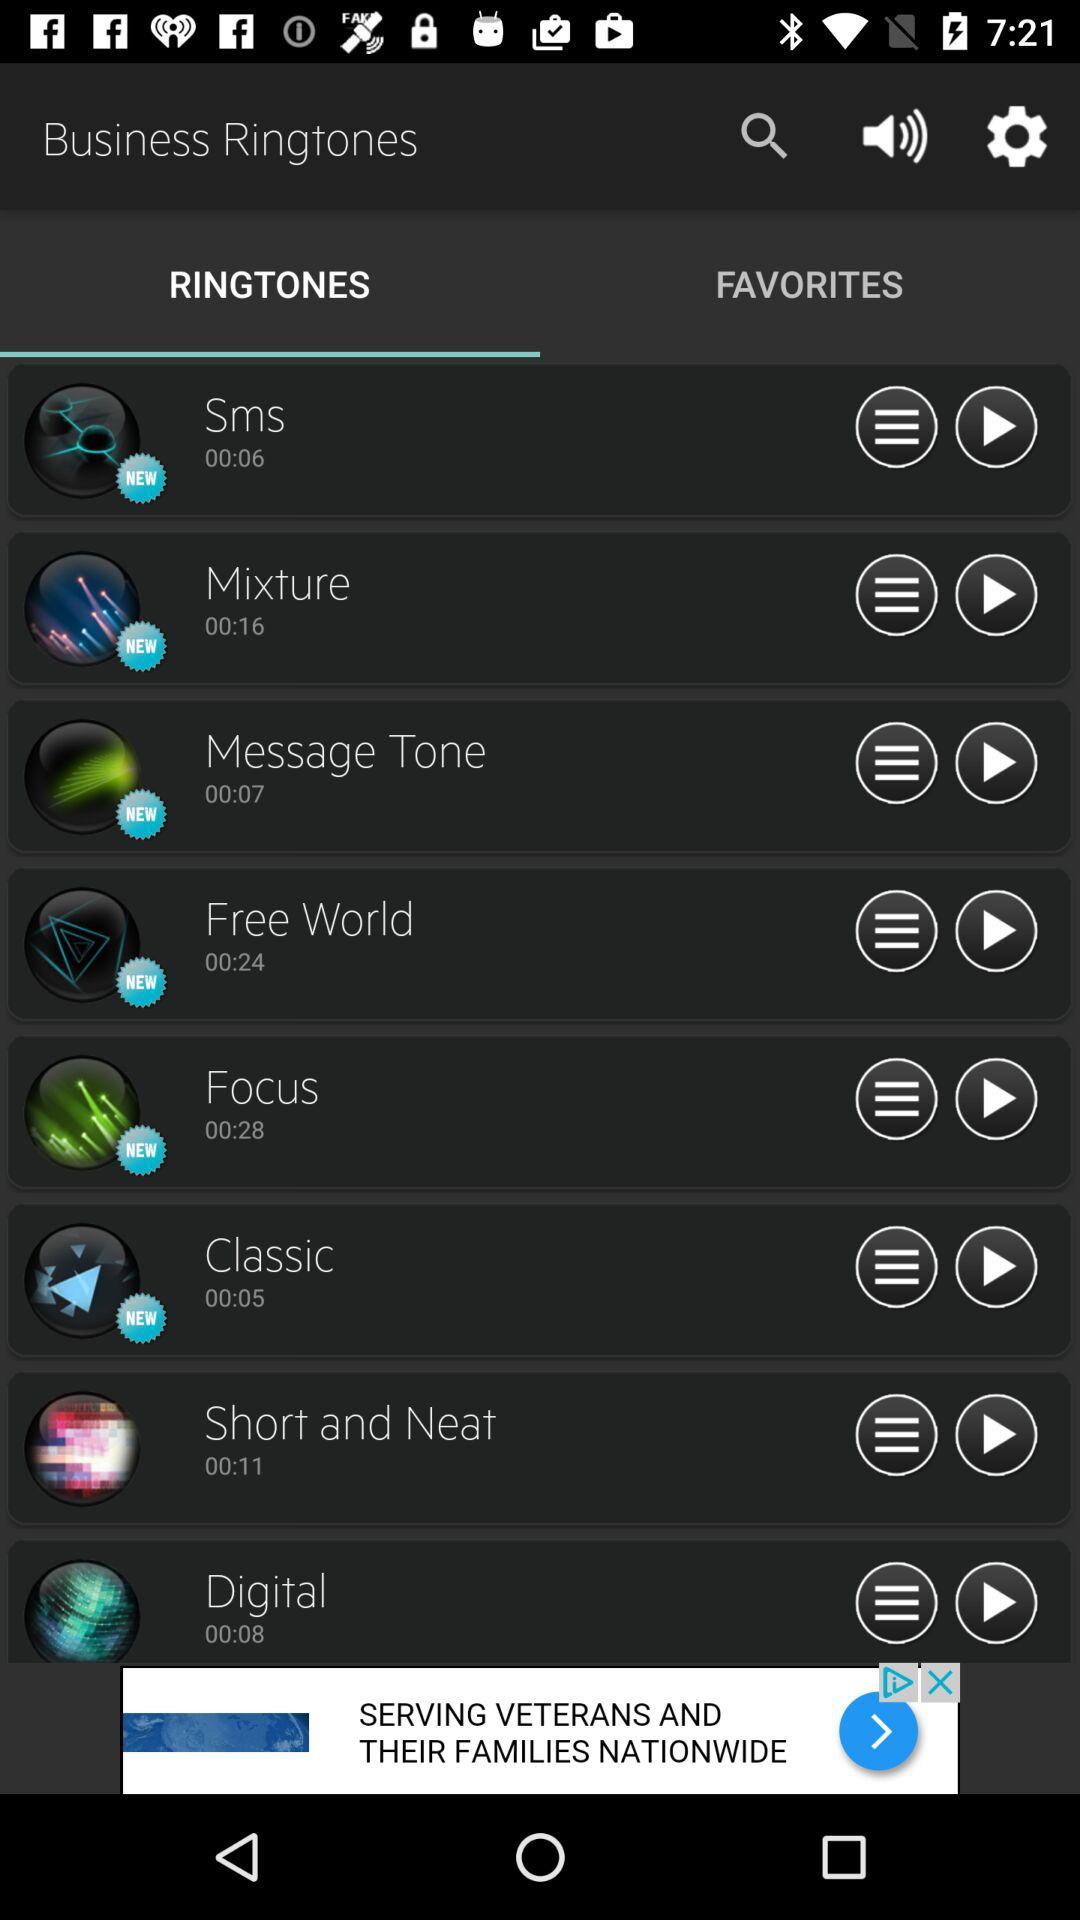  What do you see at coordinates (80, 1608) in the screenshot?
I see `click the digital app` at bounding box center [80, 1608].